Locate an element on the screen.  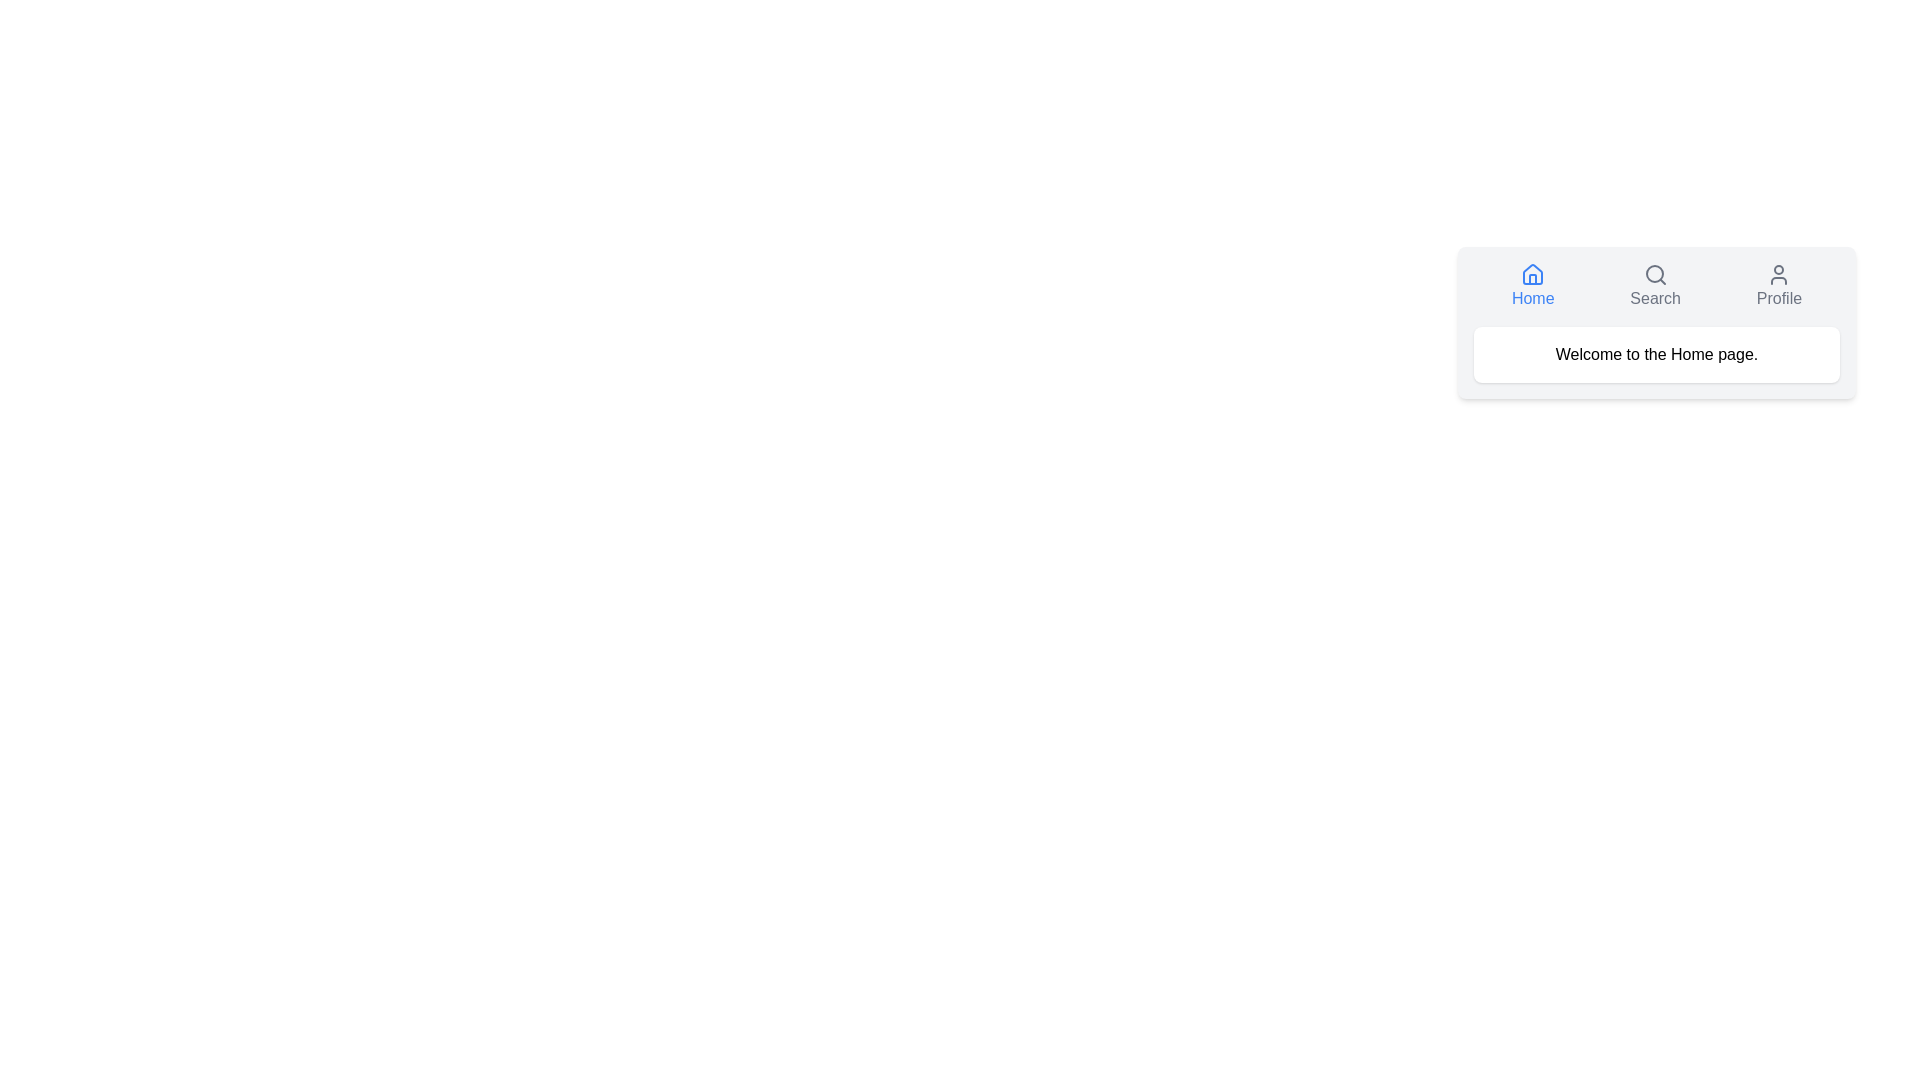
the magnifying glass icon in the top navigation bar, which is the second icon in the sequence is located at coordinates (1655, 274).